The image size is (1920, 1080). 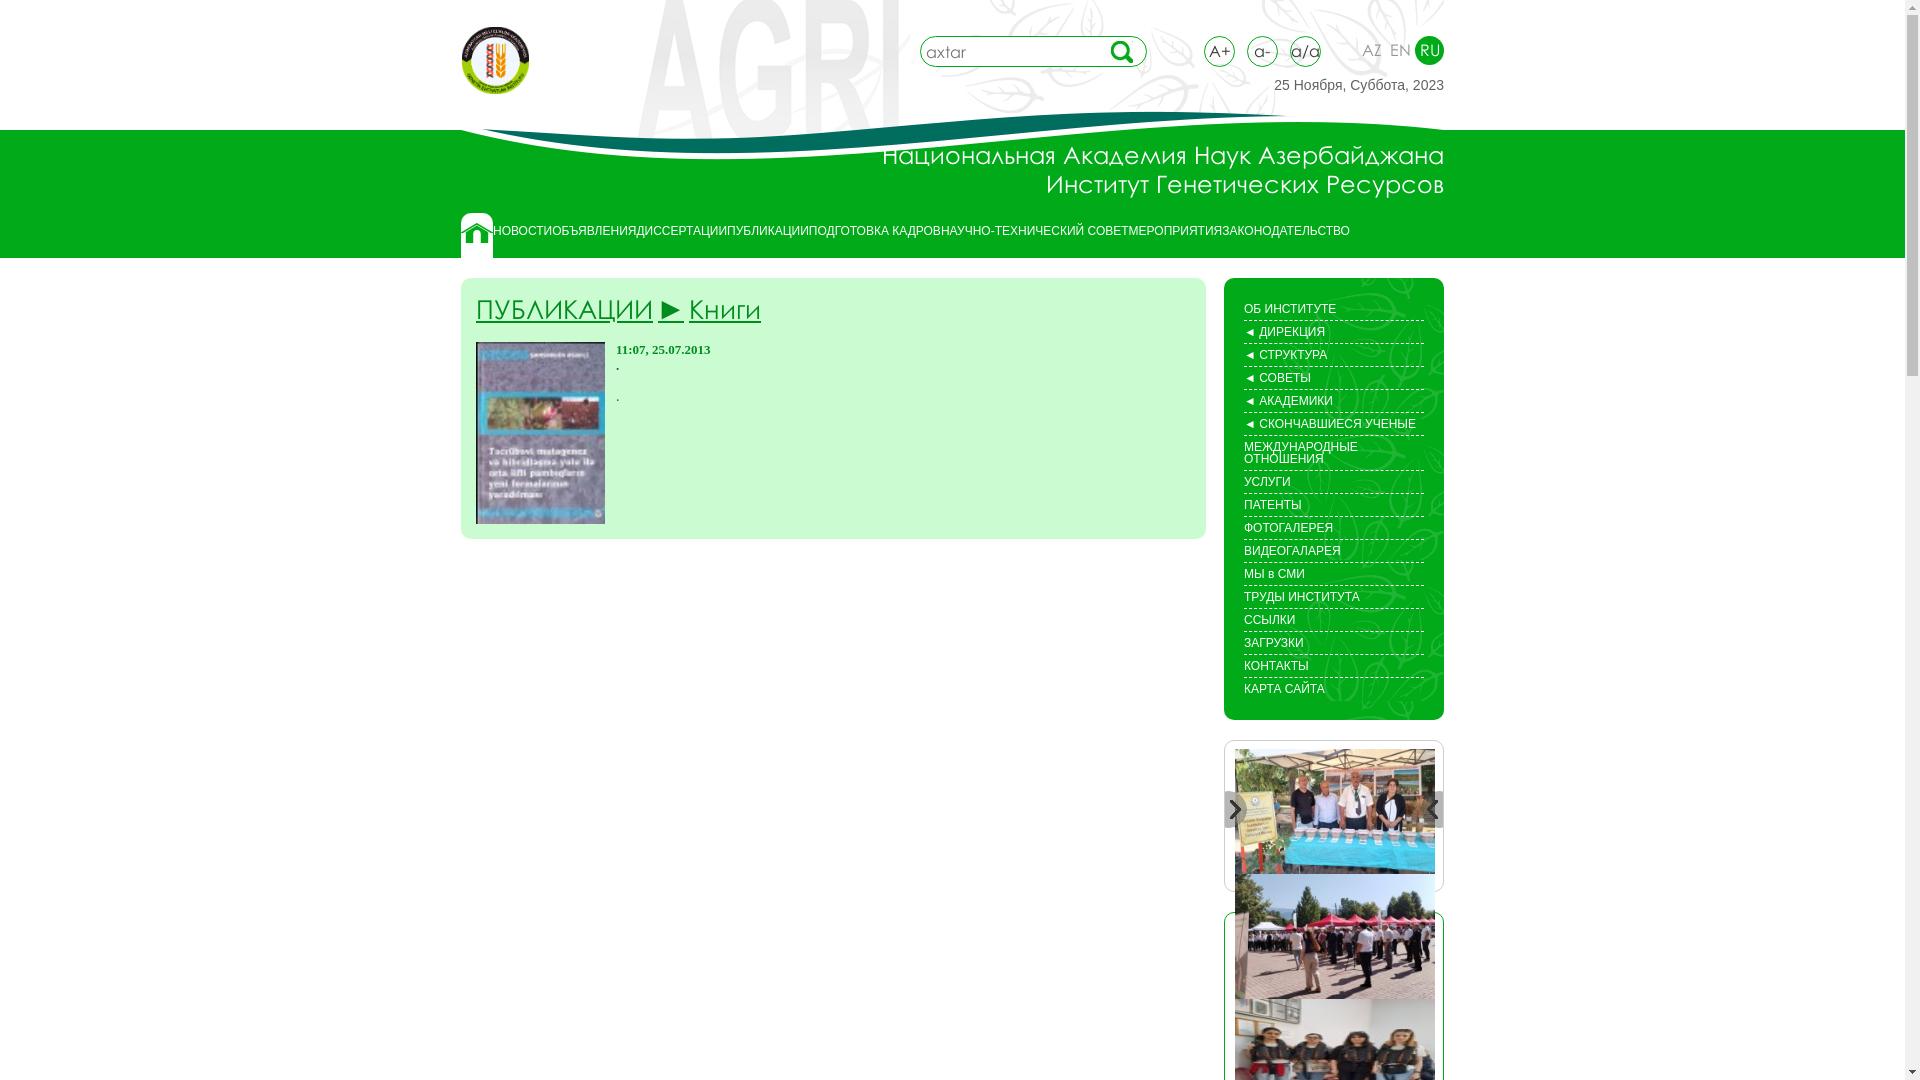 I want to click on 'RU', so click(x=1428, y=49).